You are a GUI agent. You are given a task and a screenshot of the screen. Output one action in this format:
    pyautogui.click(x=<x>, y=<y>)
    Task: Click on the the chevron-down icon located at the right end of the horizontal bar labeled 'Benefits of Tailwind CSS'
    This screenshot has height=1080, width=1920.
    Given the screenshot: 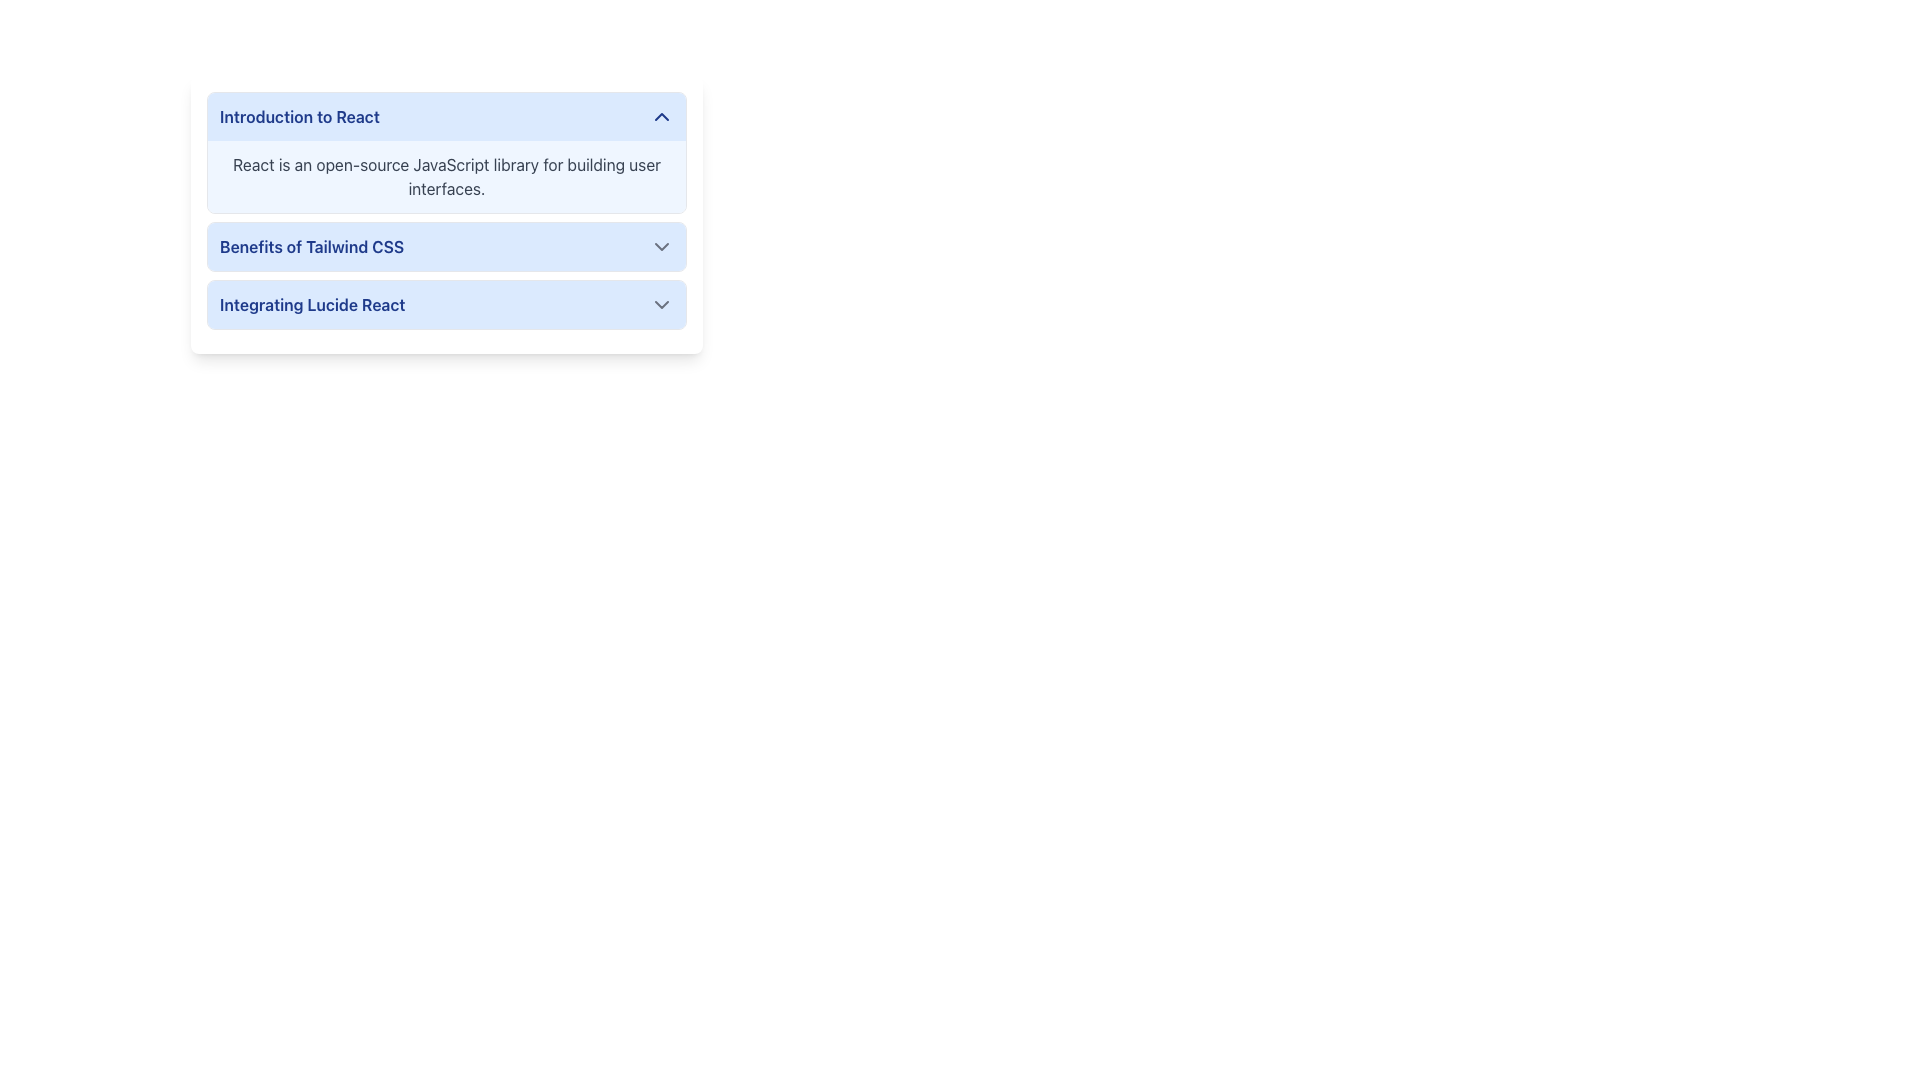 What is the action you would take?
    pyautogui.click(x=662, y=245)
    